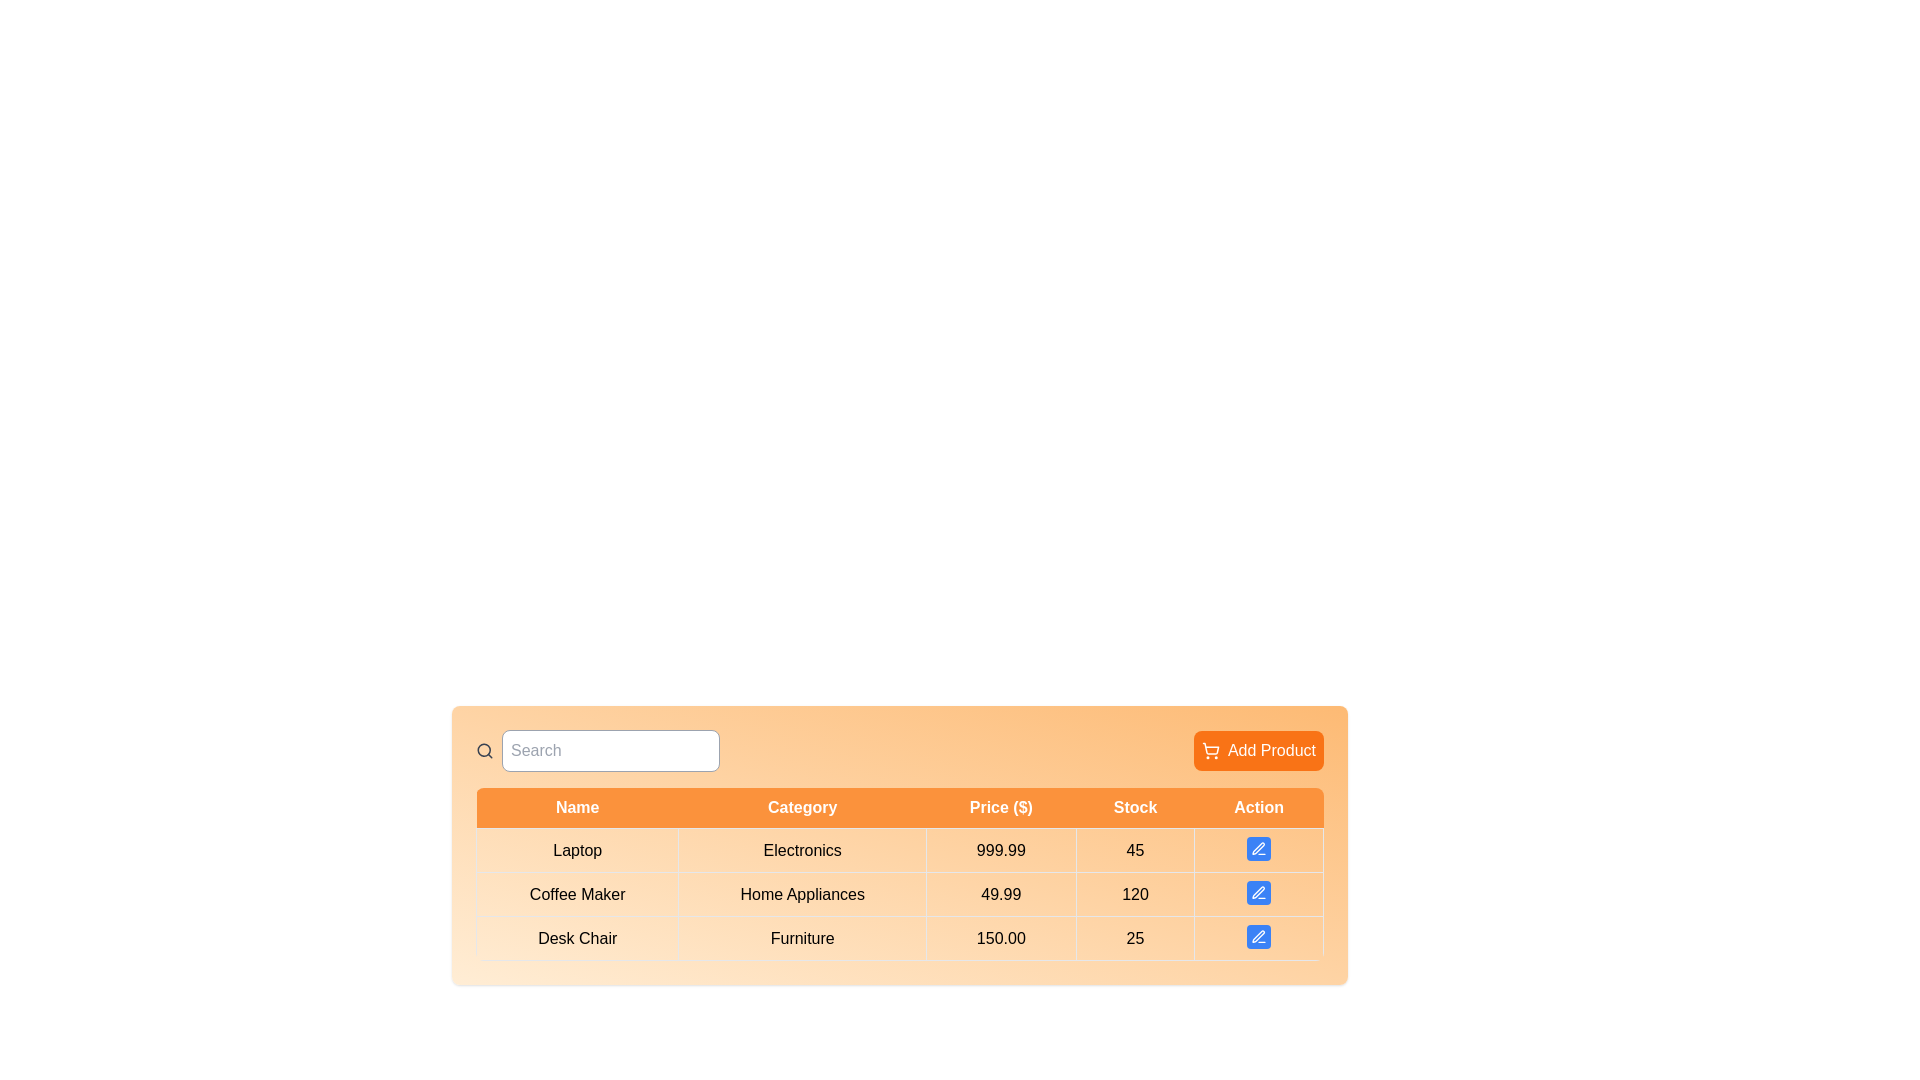  What do you see at coordinates (1258, 850) in the screenshot?
I see `the 'edit' button located in the 'Action' column of the first row of the table` at bounding box center [1258, 850].